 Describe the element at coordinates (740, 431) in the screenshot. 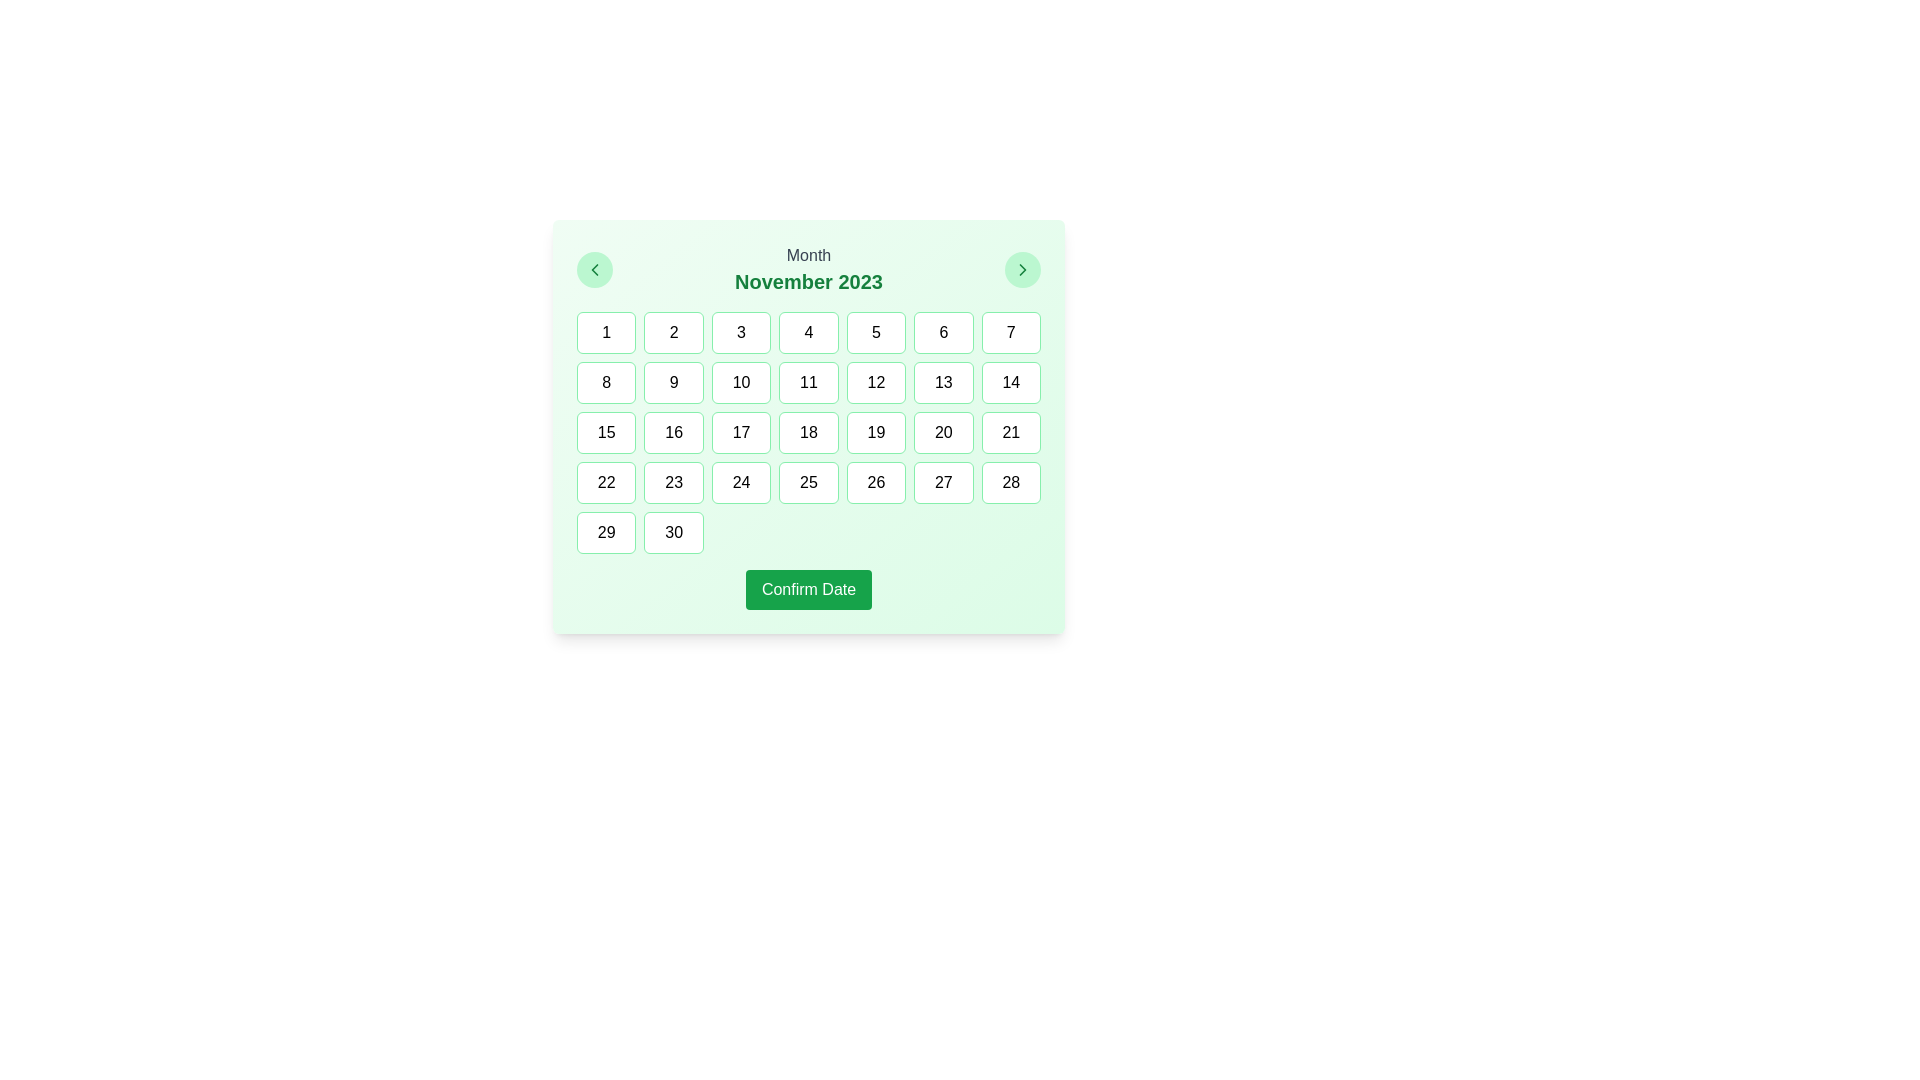

I see `the button indicating the date '17th' in the calendar interface` at that location.